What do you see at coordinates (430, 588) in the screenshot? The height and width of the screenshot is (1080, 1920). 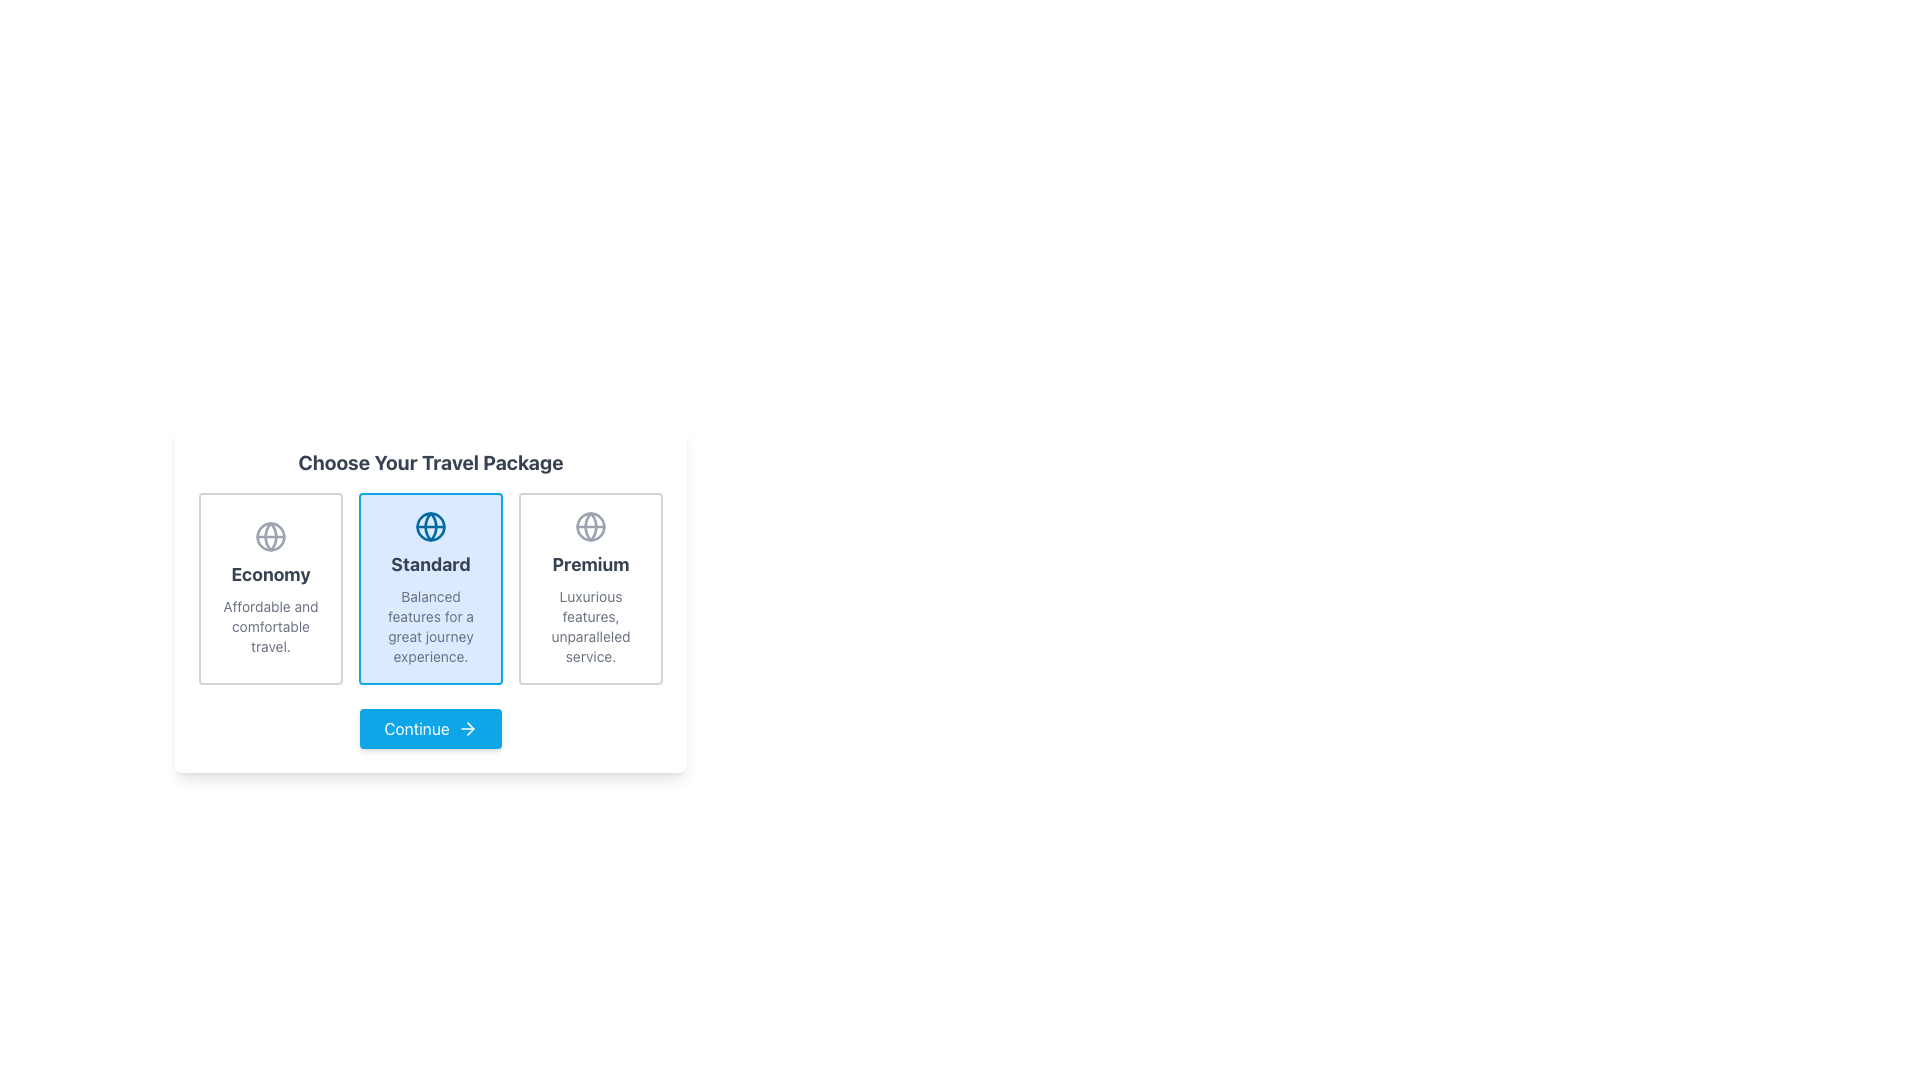 I see `to select the 'Standard' package card, which is the second card in a three-card layout with a light blue background and contains the heading 'Standard' in bold dark gray text` at bounding box center [430, 588].